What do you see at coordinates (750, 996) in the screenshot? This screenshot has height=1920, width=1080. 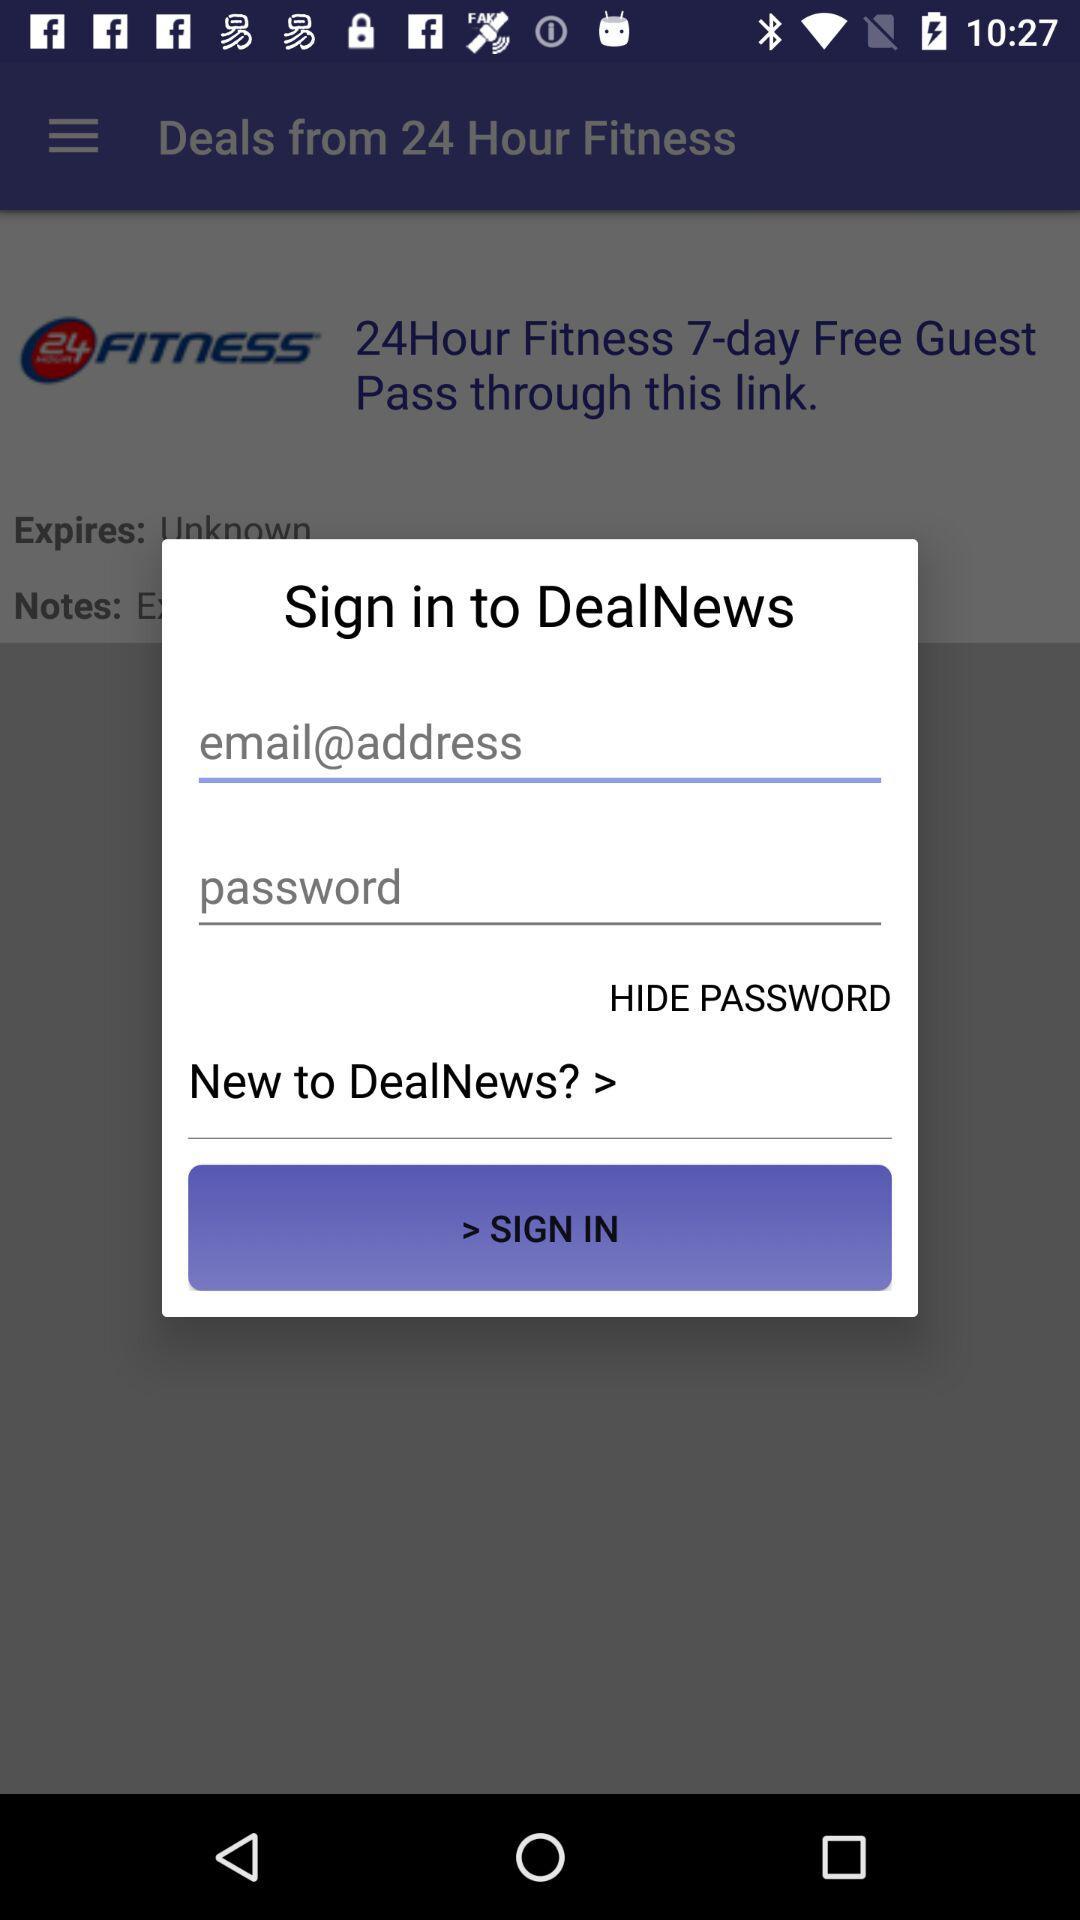 I see `item on the right` at bounding box center [750, 996].